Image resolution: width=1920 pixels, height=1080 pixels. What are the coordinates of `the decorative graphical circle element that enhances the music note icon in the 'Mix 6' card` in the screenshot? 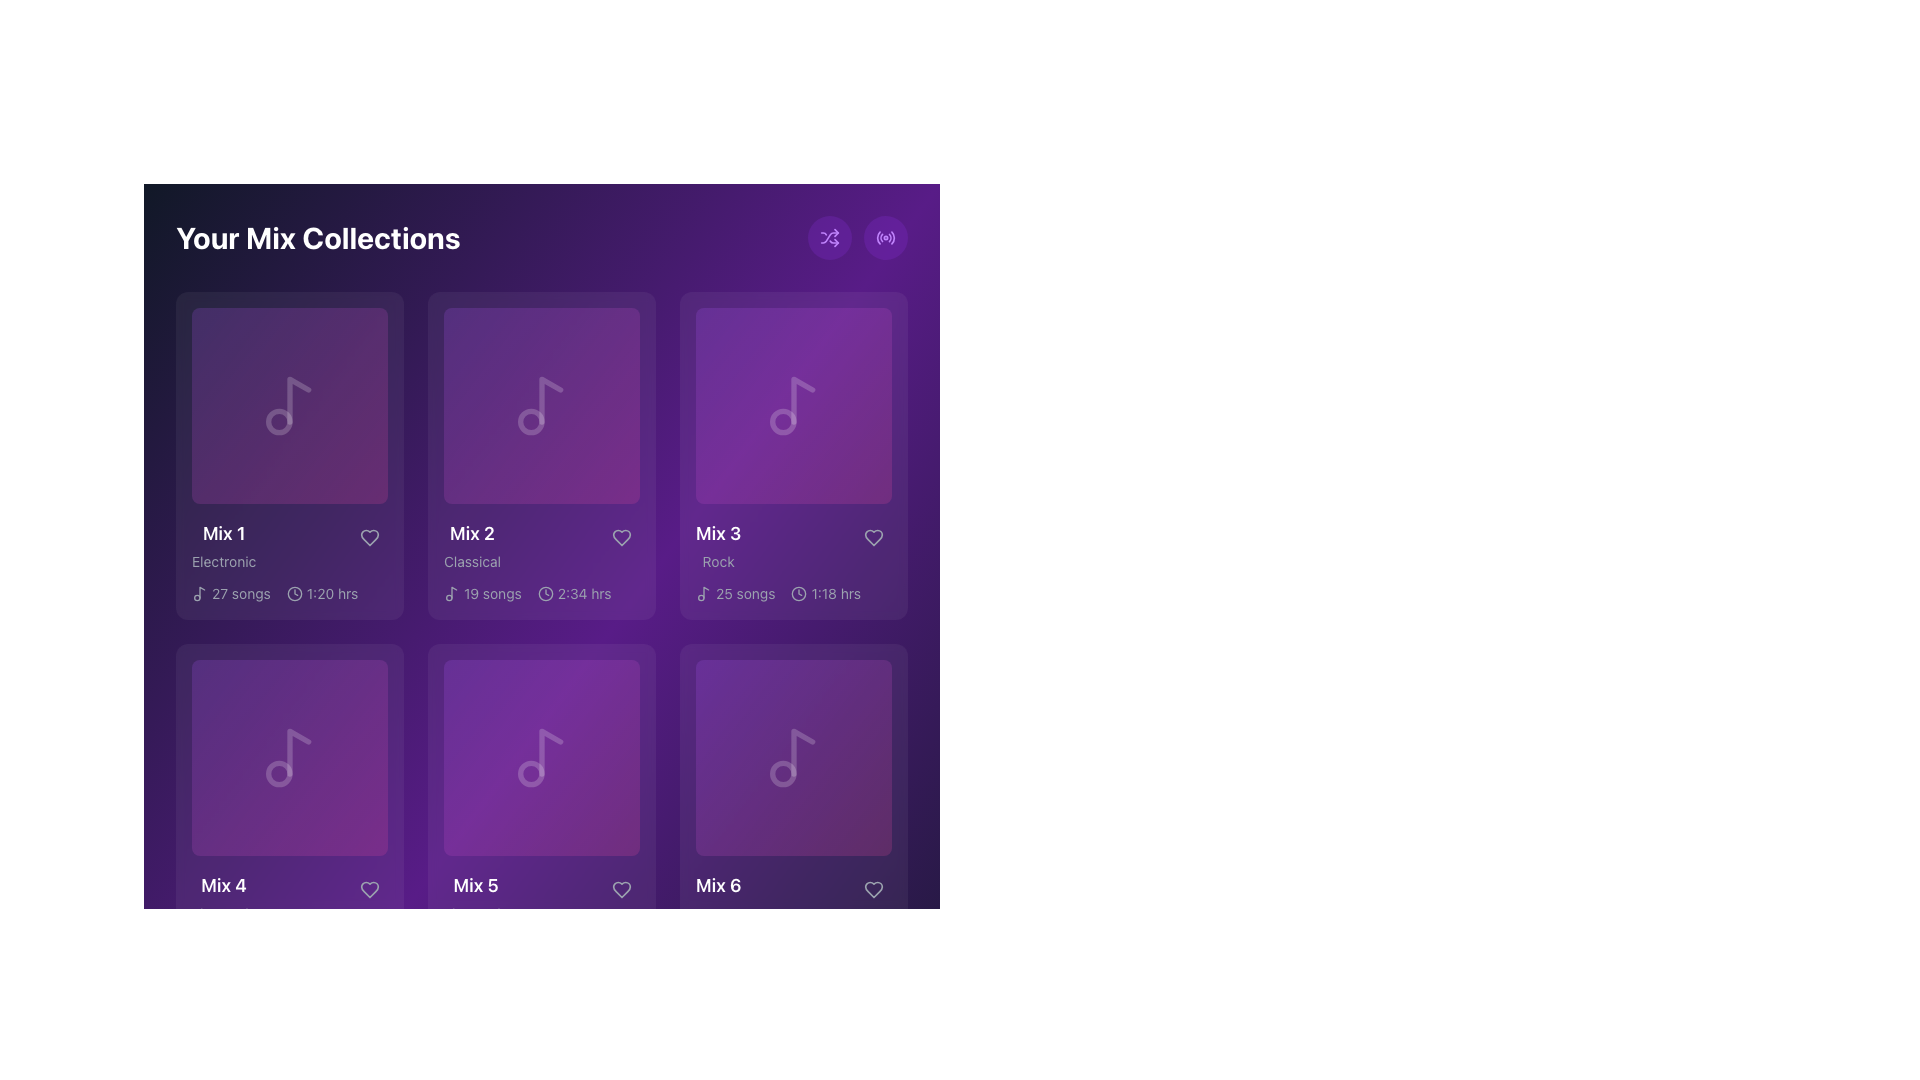 It's located at (782, 773).